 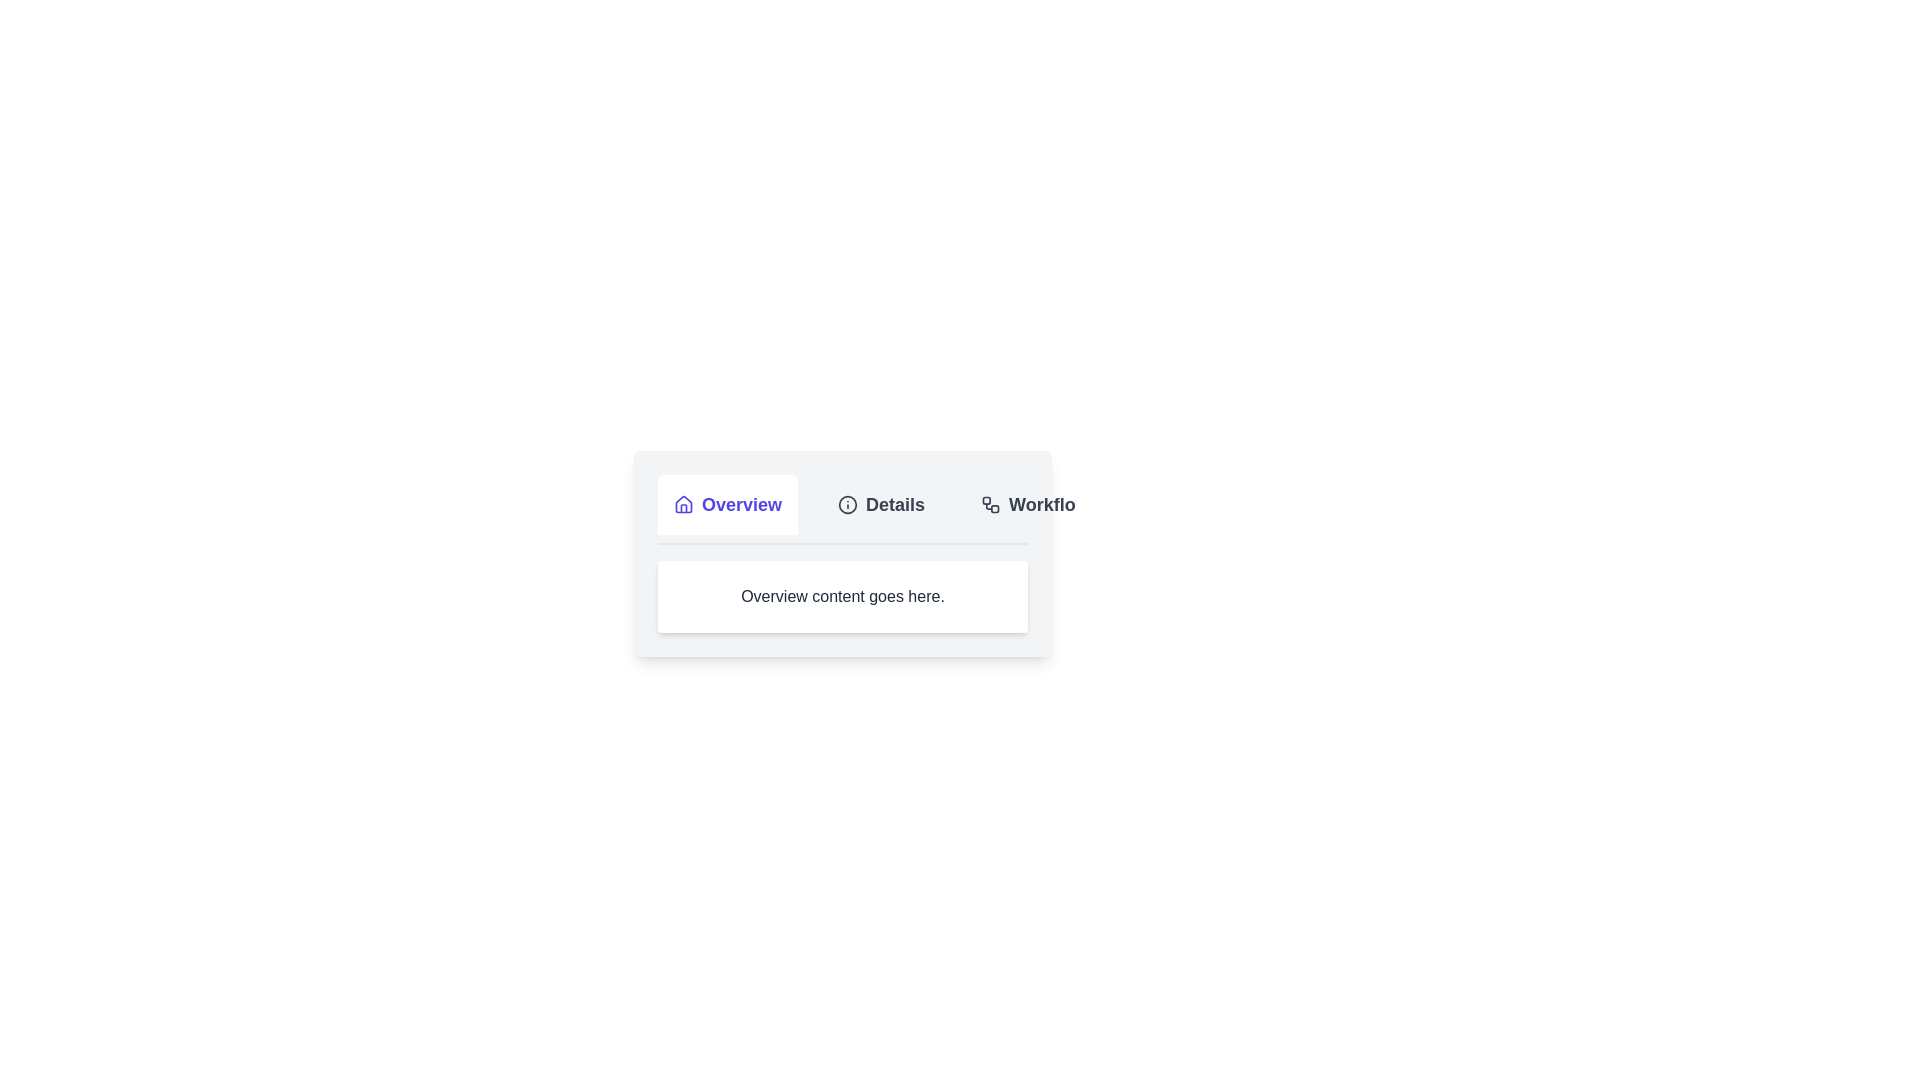 What do you see at coordinates (1035, 504) in the screenshot?
I see `the 'Workflow' button, which is the third button in the navigation bar` at bounding box center [1035, 504].